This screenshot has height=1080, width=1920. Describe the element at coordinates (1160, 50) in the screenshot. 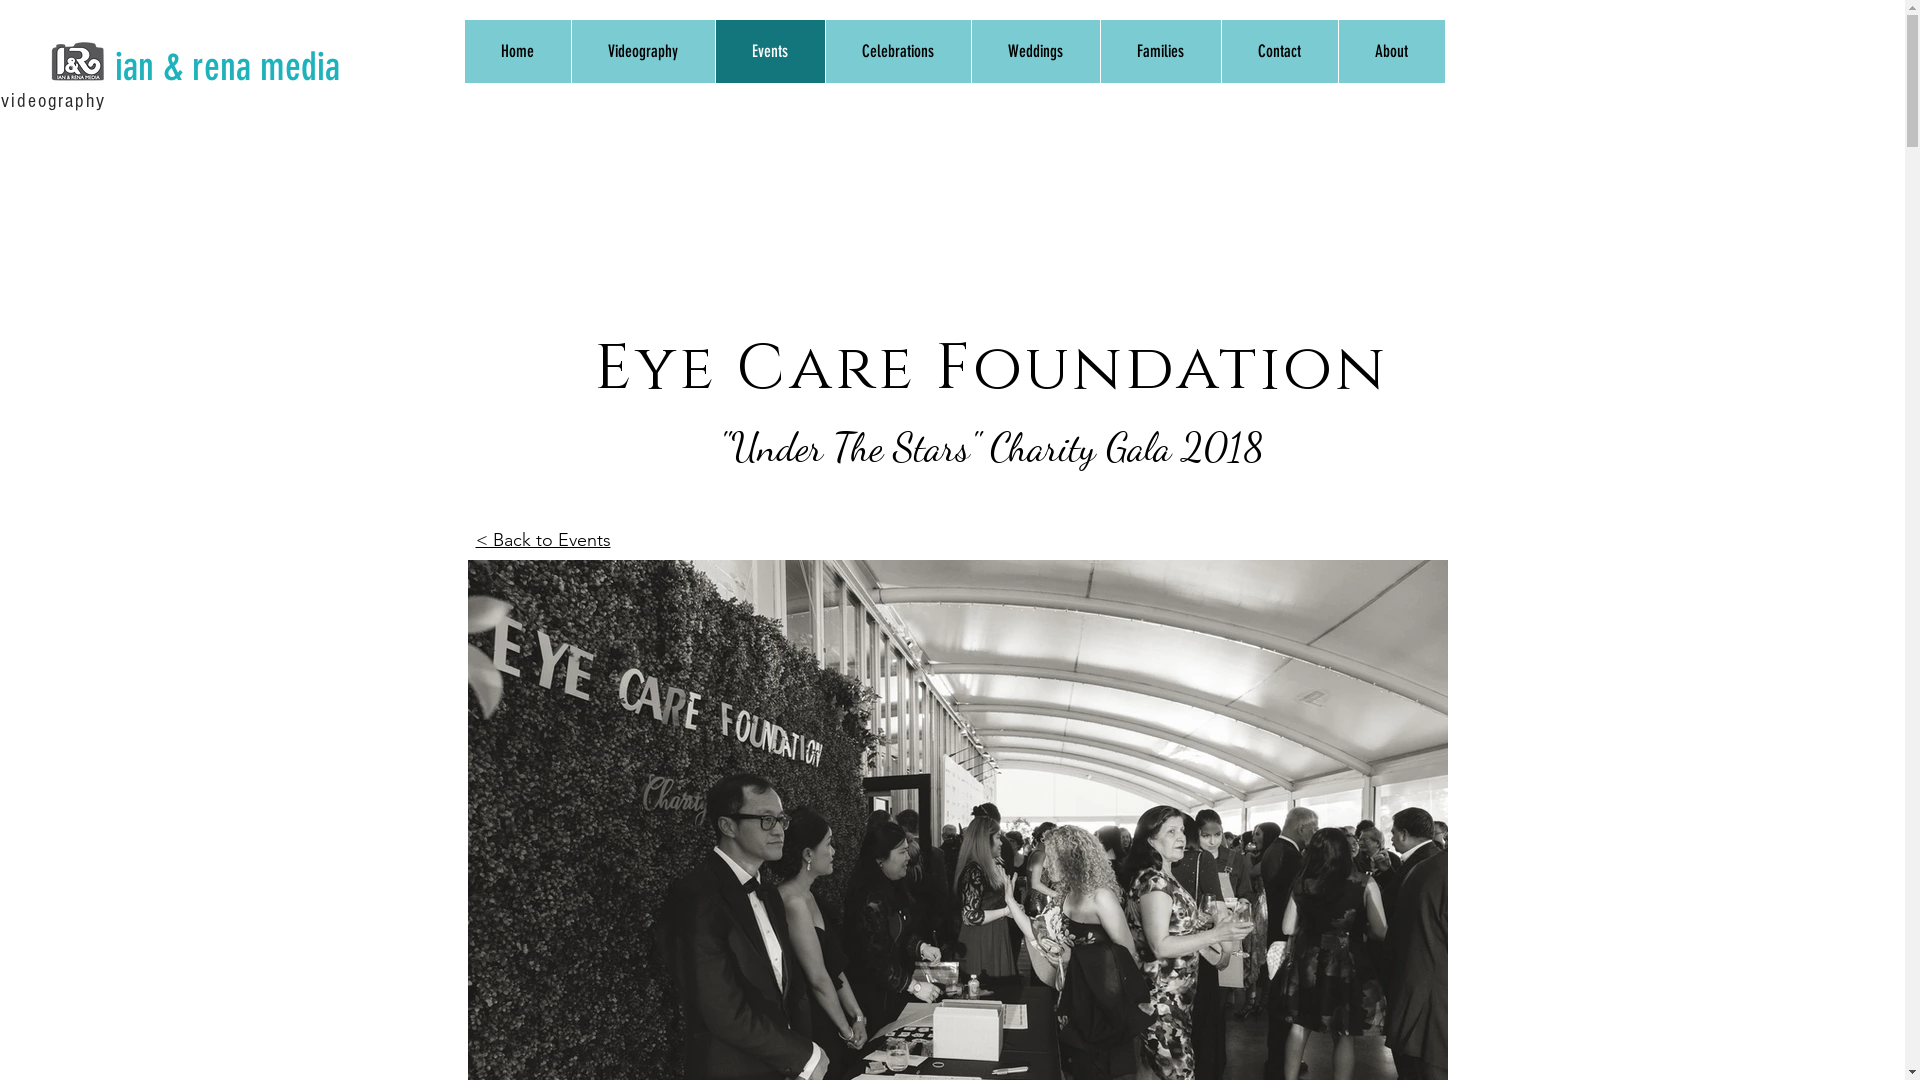

I see `'Families'` at that location.